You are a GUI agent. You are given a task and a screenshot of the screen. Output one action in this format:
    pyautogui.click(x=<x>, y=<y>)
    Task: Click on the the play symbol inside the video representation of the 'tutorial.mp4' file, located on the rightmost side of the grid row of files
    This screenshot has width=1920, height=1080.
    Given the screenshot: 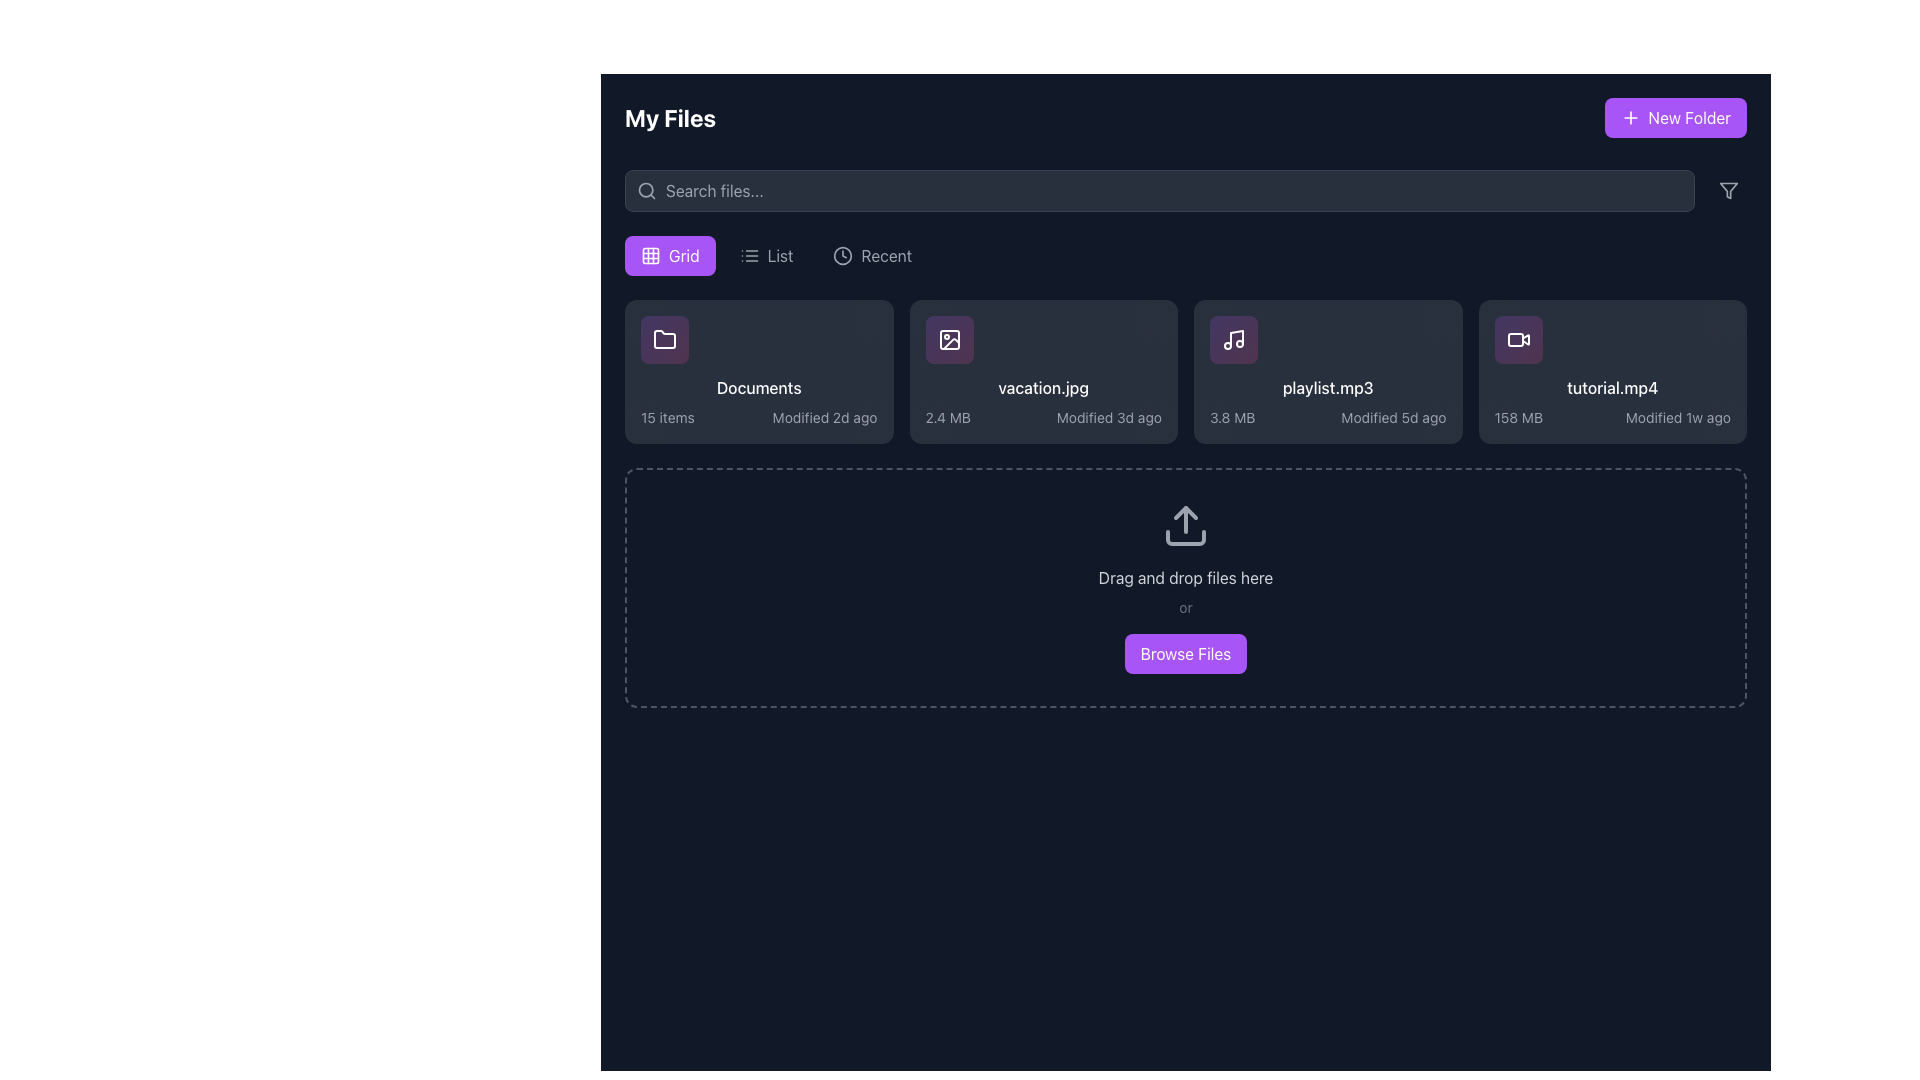 What is the action you would take?
    pyautogui.click(x=1524, y=338)
    